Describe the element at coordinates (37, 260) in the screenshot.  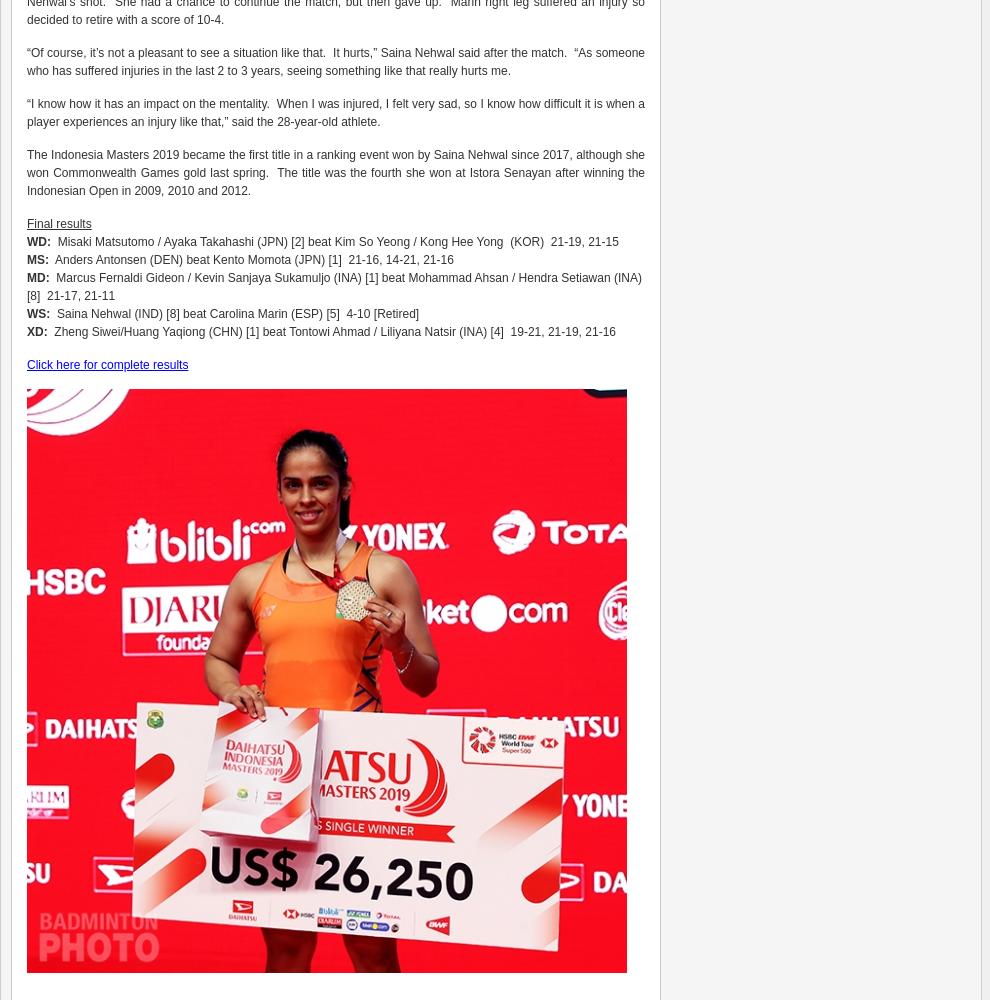
I see `'MS:'` at that location.